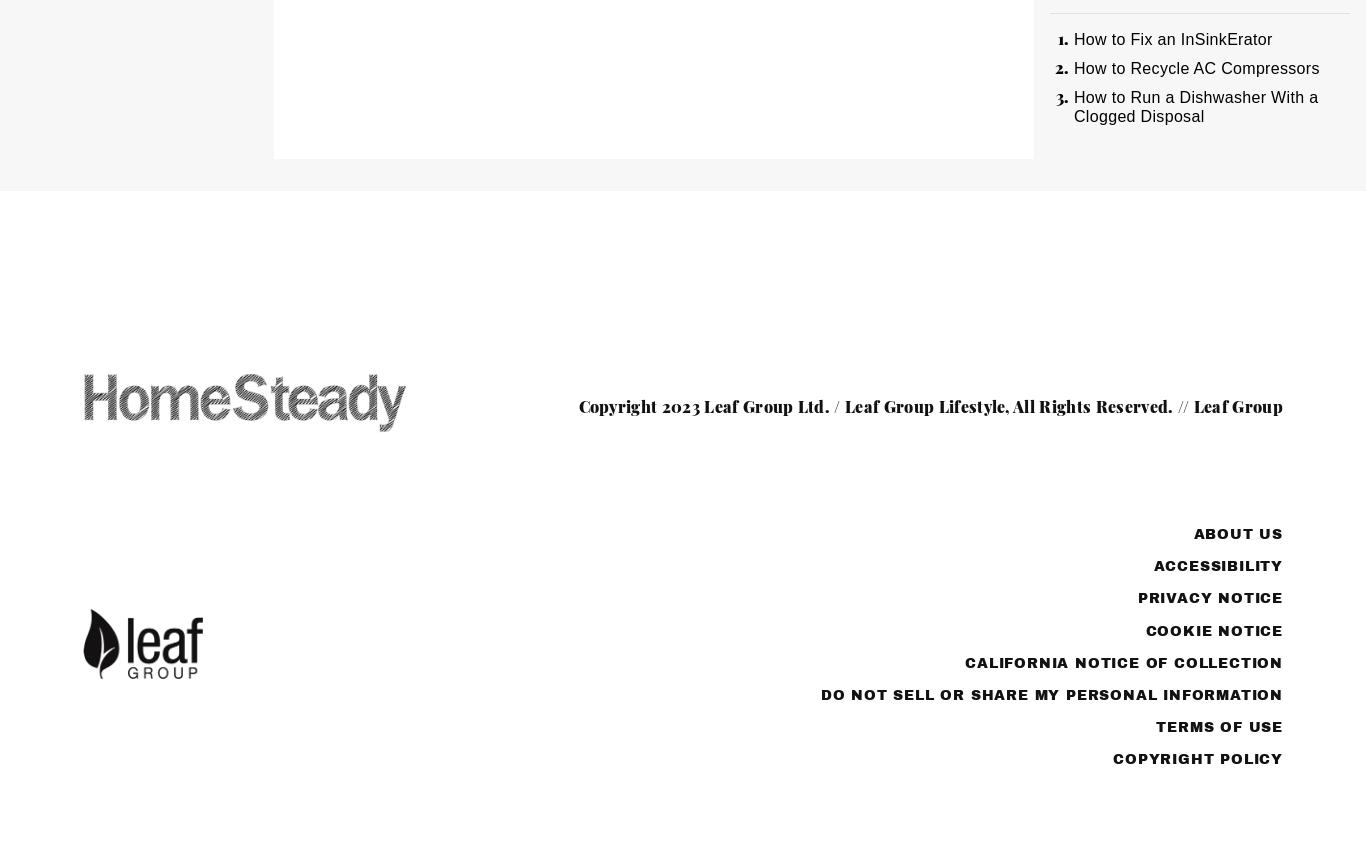 This screenshot has height=861, width=1366. Describe the element at coordinates (1072, 66) in the screenshot. I see `'How to Recycle AC Compressors'` at that location.